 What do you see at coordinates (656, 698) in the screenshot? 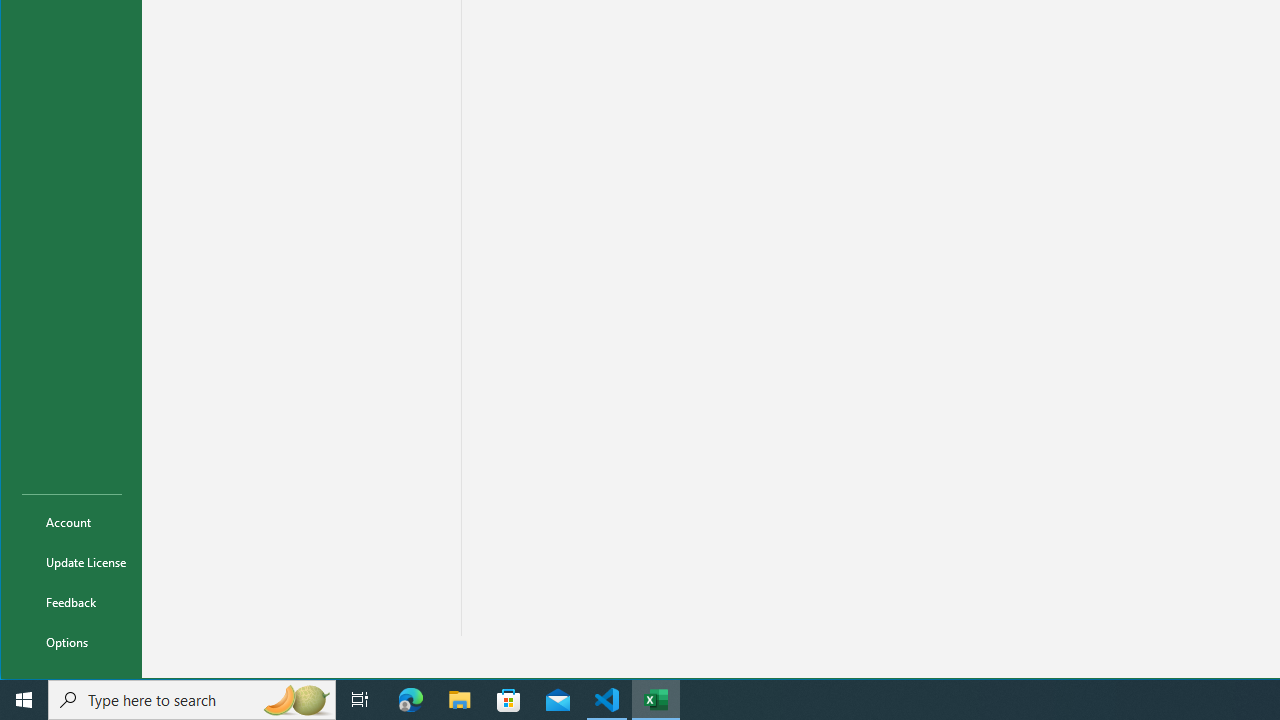
I see `'Excel - 1 running window'` at bounding box center [656, 698].